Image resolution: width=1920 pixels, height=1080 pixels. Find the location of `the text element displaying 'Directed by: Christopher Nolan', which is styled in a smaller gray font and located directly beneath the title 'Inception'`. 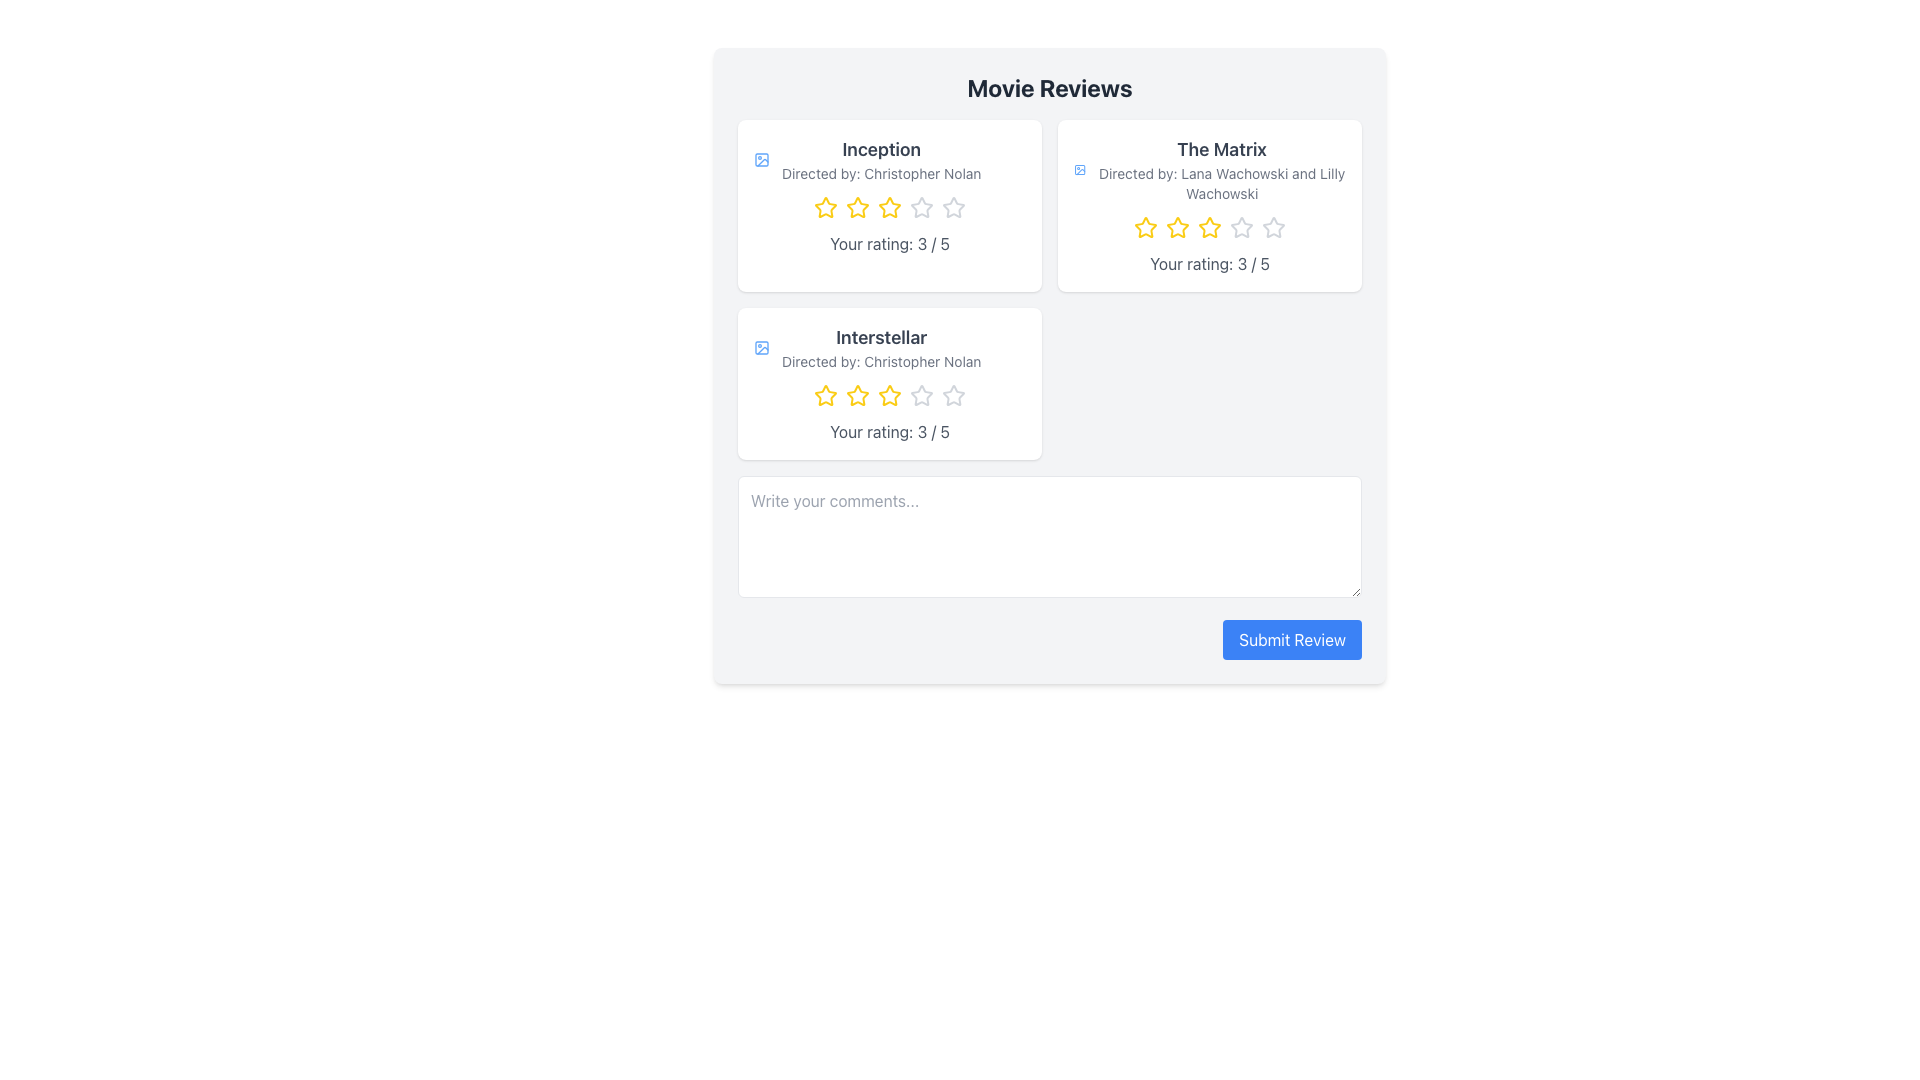

the text element displaying 'Directed by: Christopher Nolan', which is styled in a smaller gray font and located directly beneath the title 'Inception' is located at coordinates (880, 172).